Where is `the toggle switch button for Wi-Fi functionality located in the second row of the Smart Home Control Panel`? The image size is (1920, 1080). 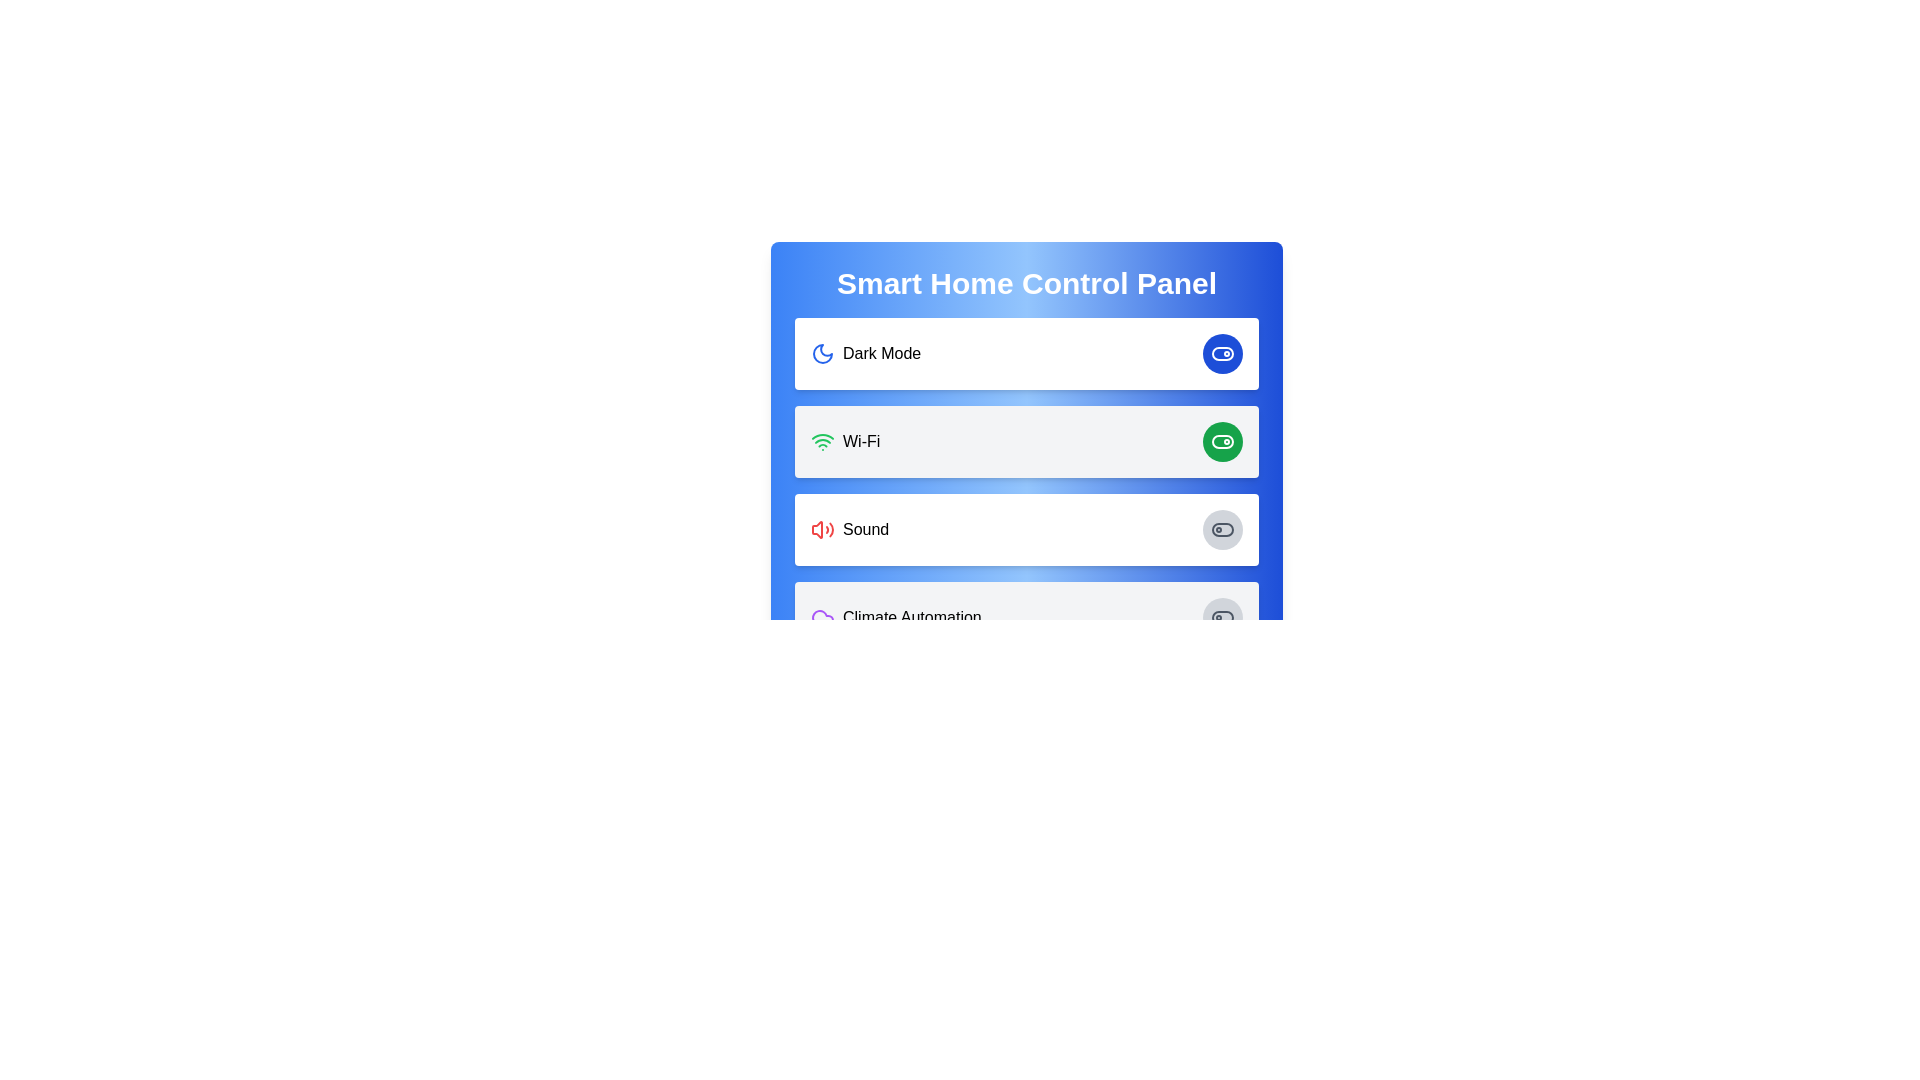
the toggle switch button for Wi-Fi functionality located in the second row of the Smart Home Control Panel is located at coordinates (1222, 441).